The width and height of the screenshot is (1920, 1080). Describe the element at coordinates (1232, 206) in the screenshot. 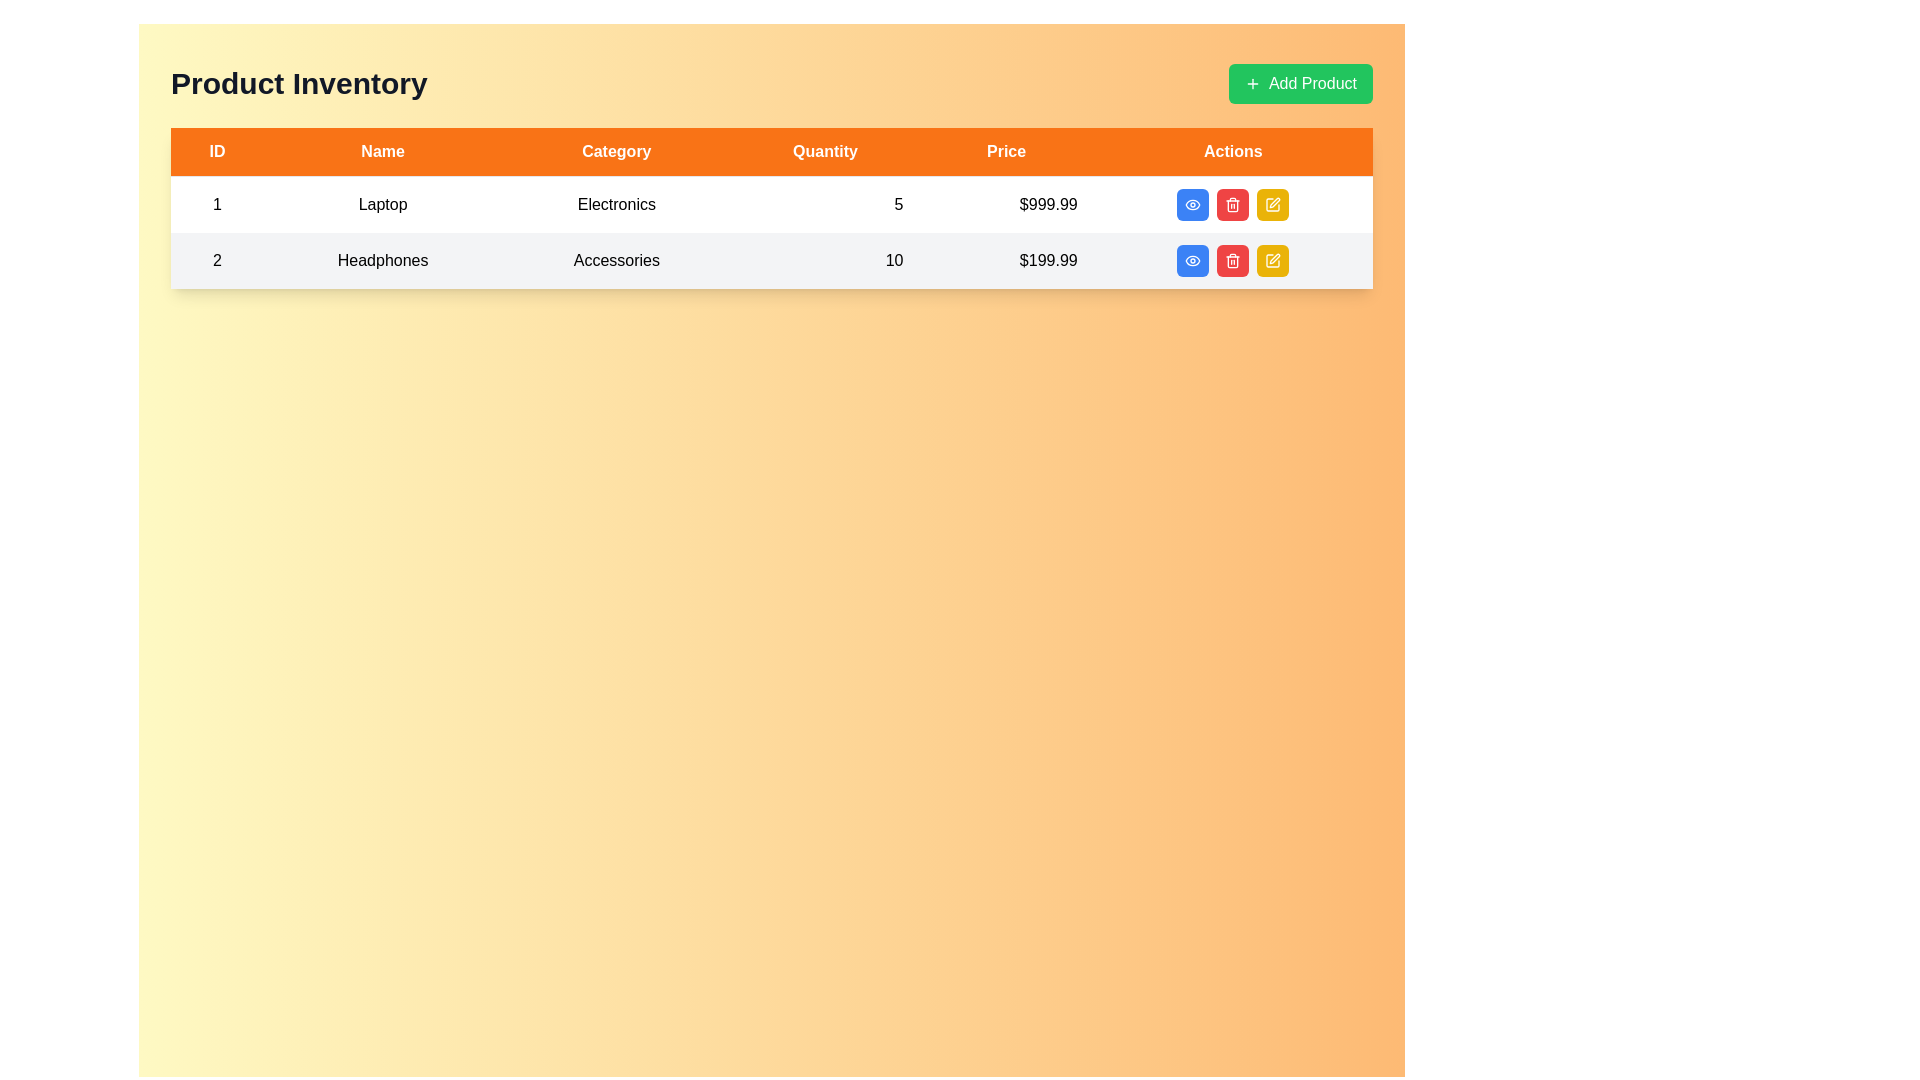

I see `the body of the trash bin icon located in the actions column of the second row for 'Headphones'` at that location.